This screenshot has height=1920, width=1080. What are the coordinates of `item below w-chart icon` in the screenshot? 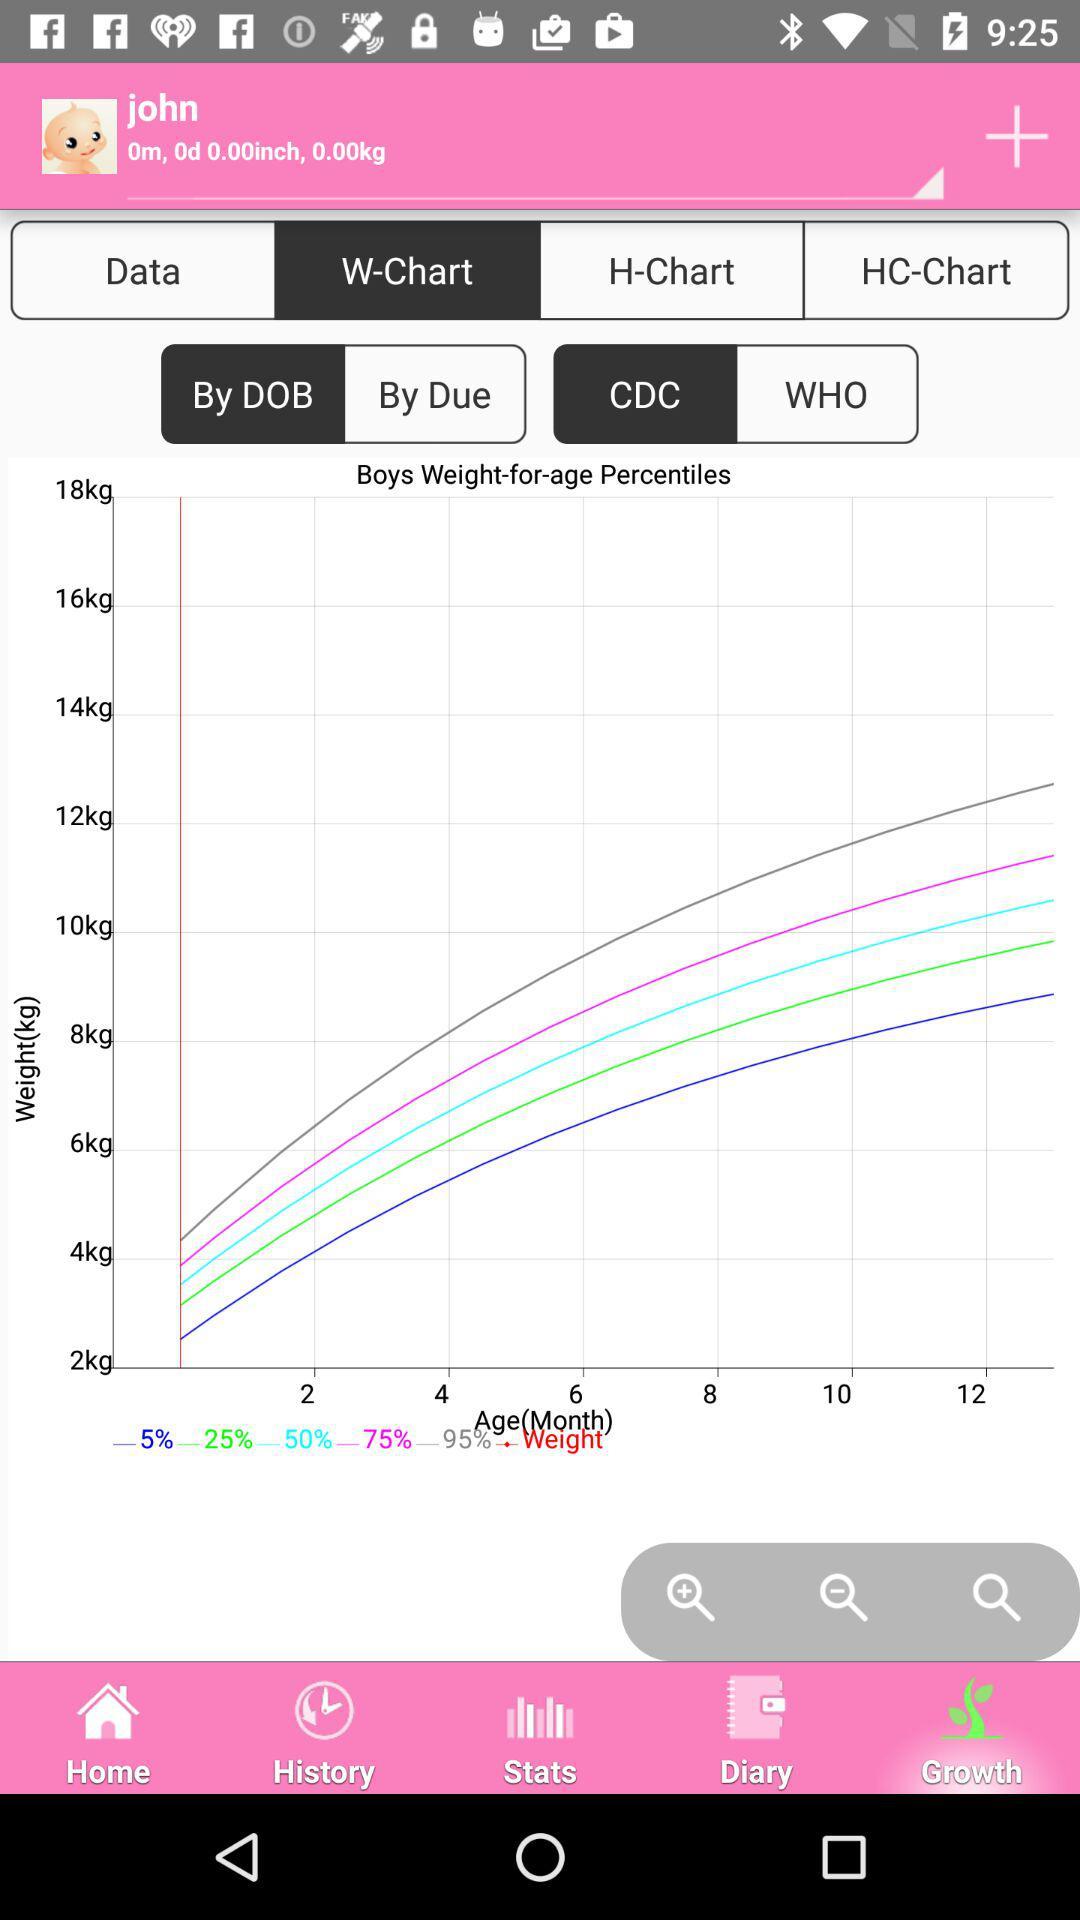 It's located at (433, 394).